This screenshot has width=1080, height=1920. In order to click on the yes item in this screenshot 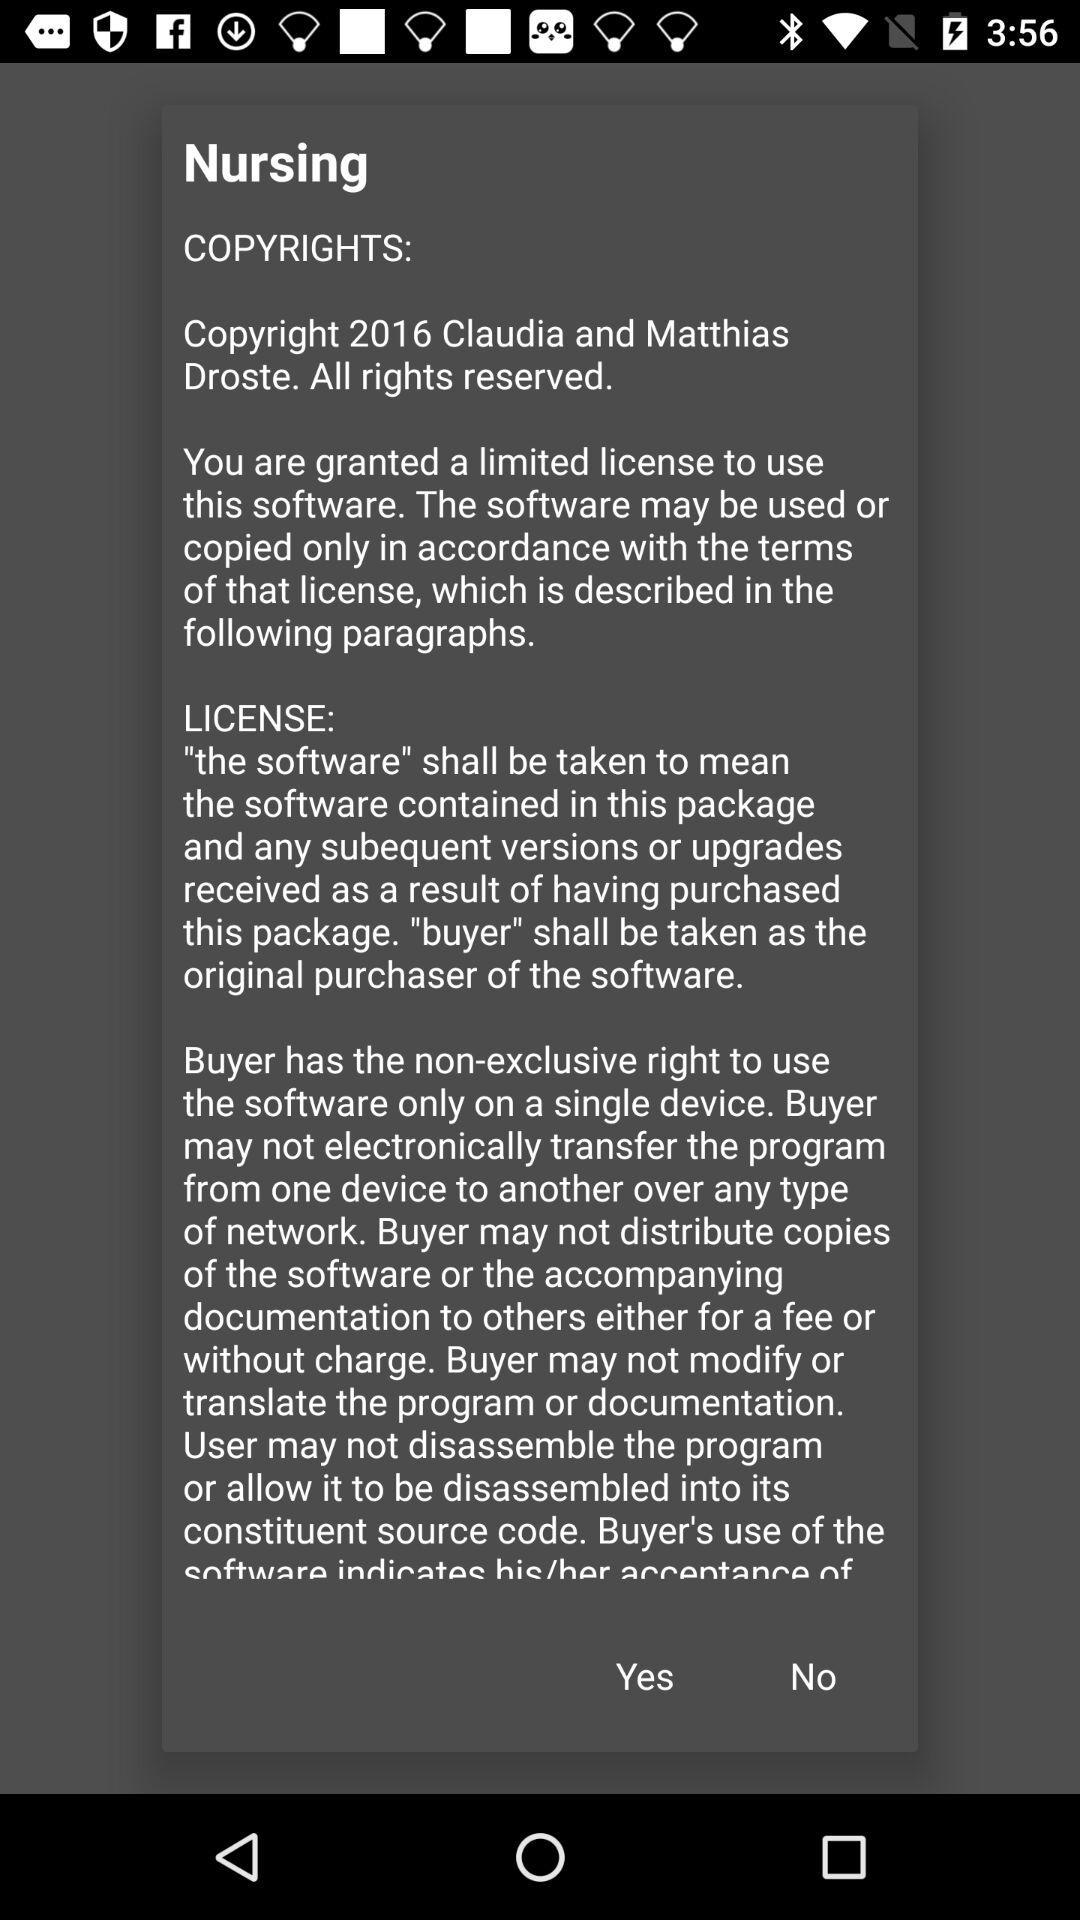, I will do `click(644, 1675)`.